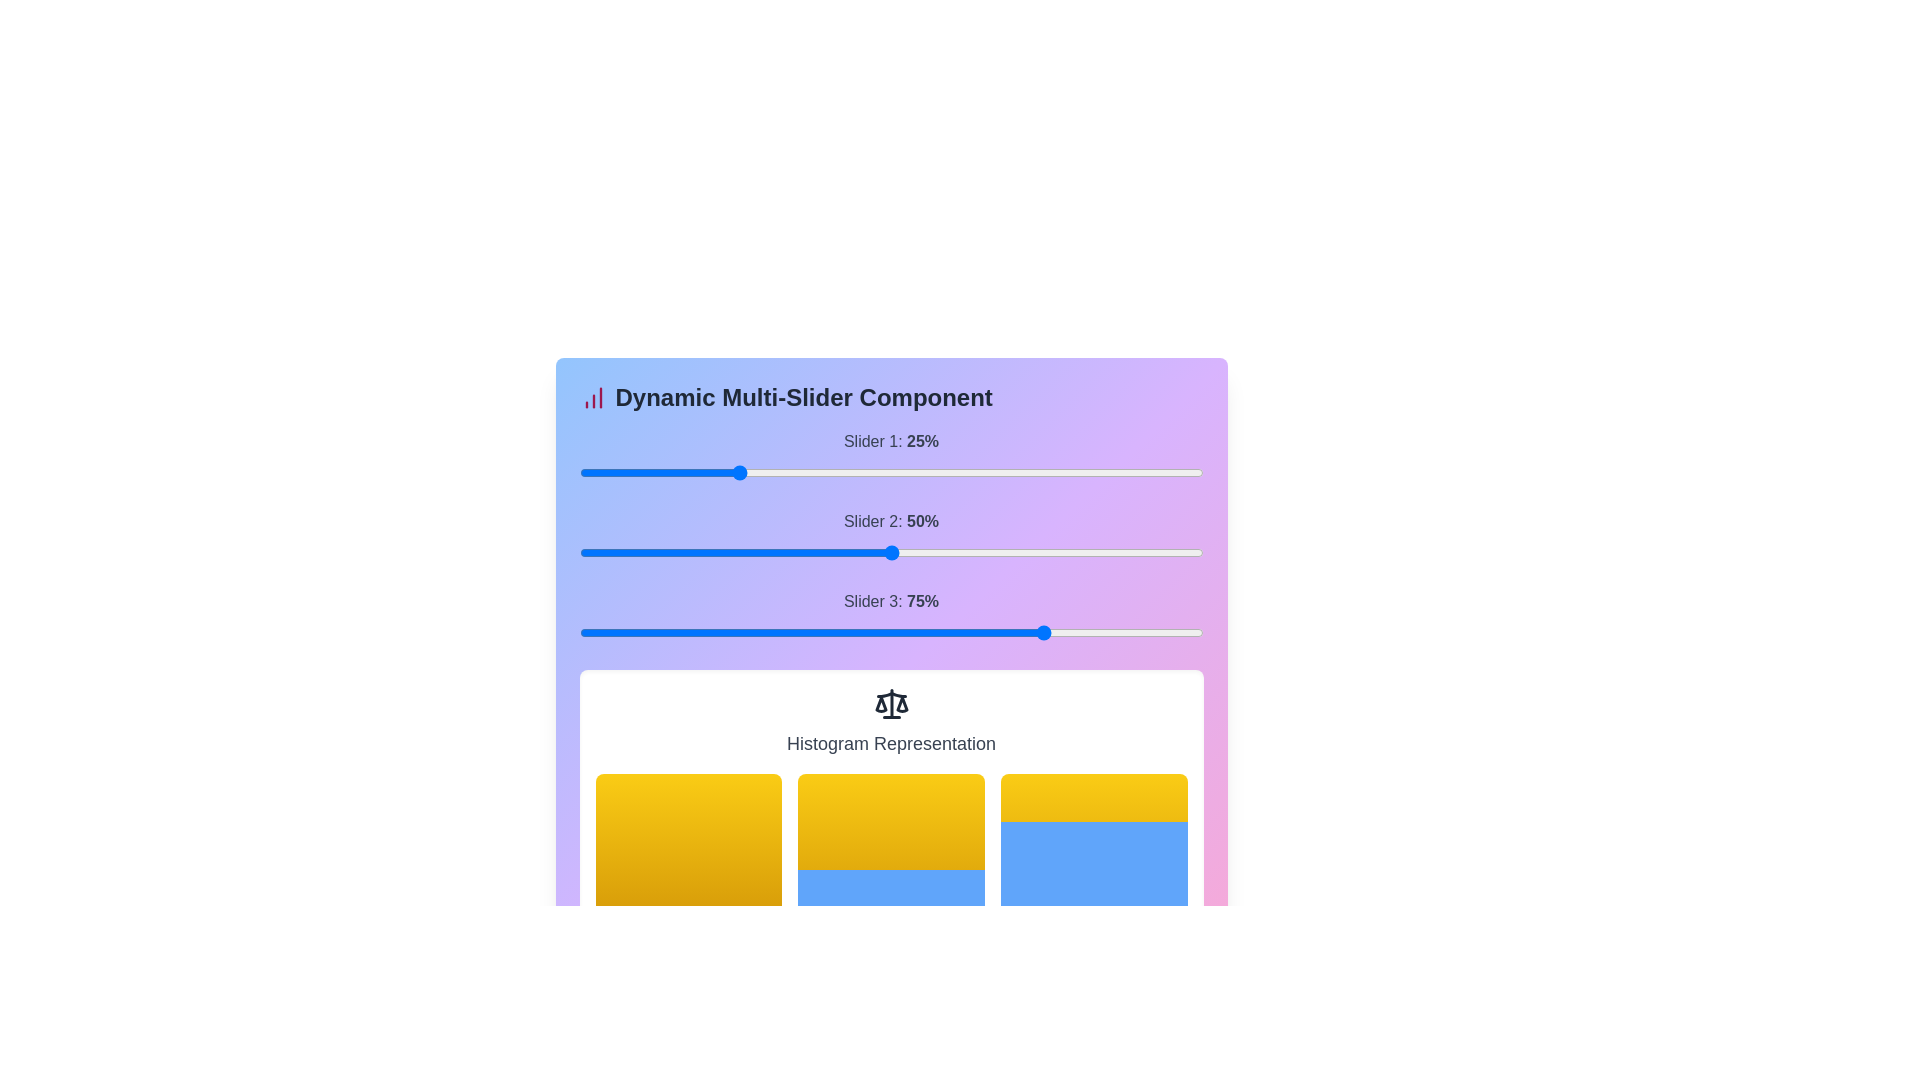  What do you see at coordinates (1062, 473) in the screenshot?
I see `the slider 1 to 55% to observe histogram changes` at bounding box center [1062, 473].